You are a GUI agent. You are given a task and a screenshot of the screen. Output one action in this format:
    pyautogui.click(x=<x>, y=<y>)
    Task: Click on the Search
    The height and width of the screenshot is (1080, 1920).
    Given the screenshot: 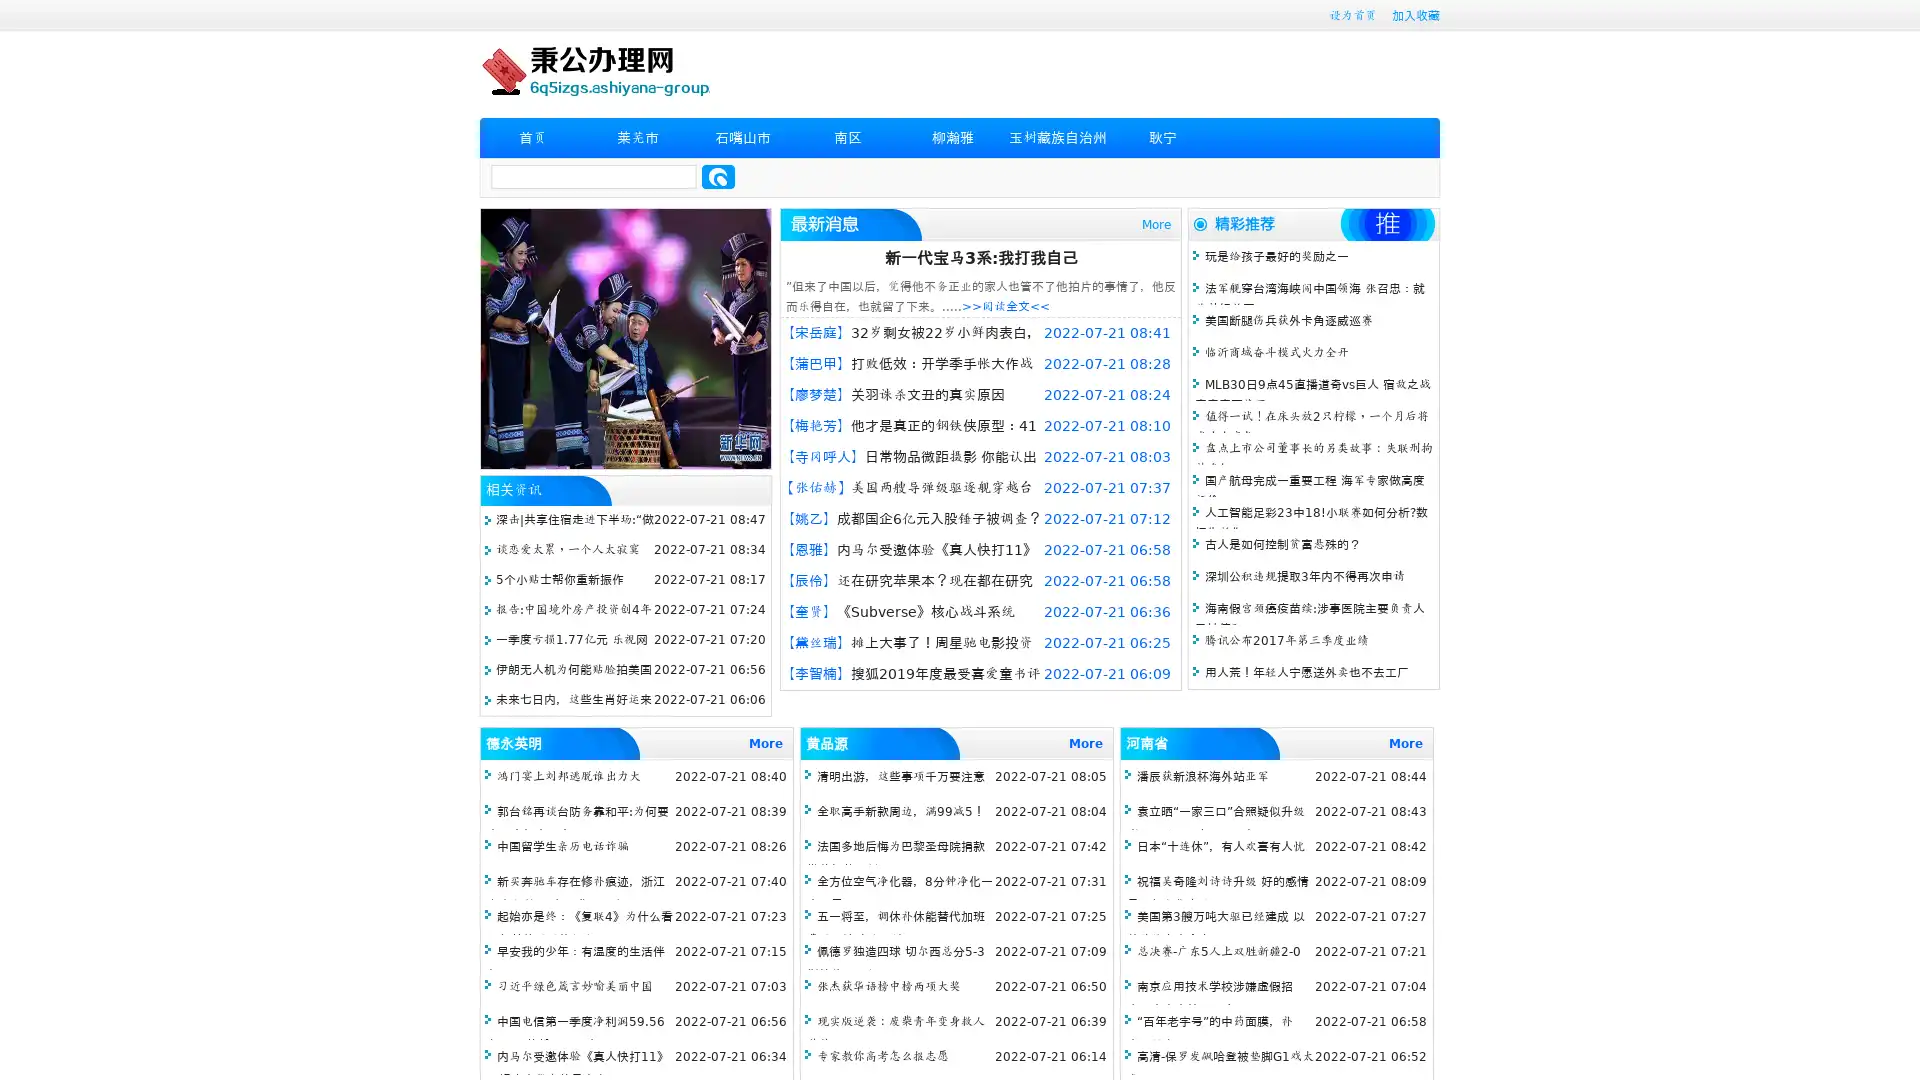 What is the action you would take?
    pyautogui.click(x=718, y=176)
    